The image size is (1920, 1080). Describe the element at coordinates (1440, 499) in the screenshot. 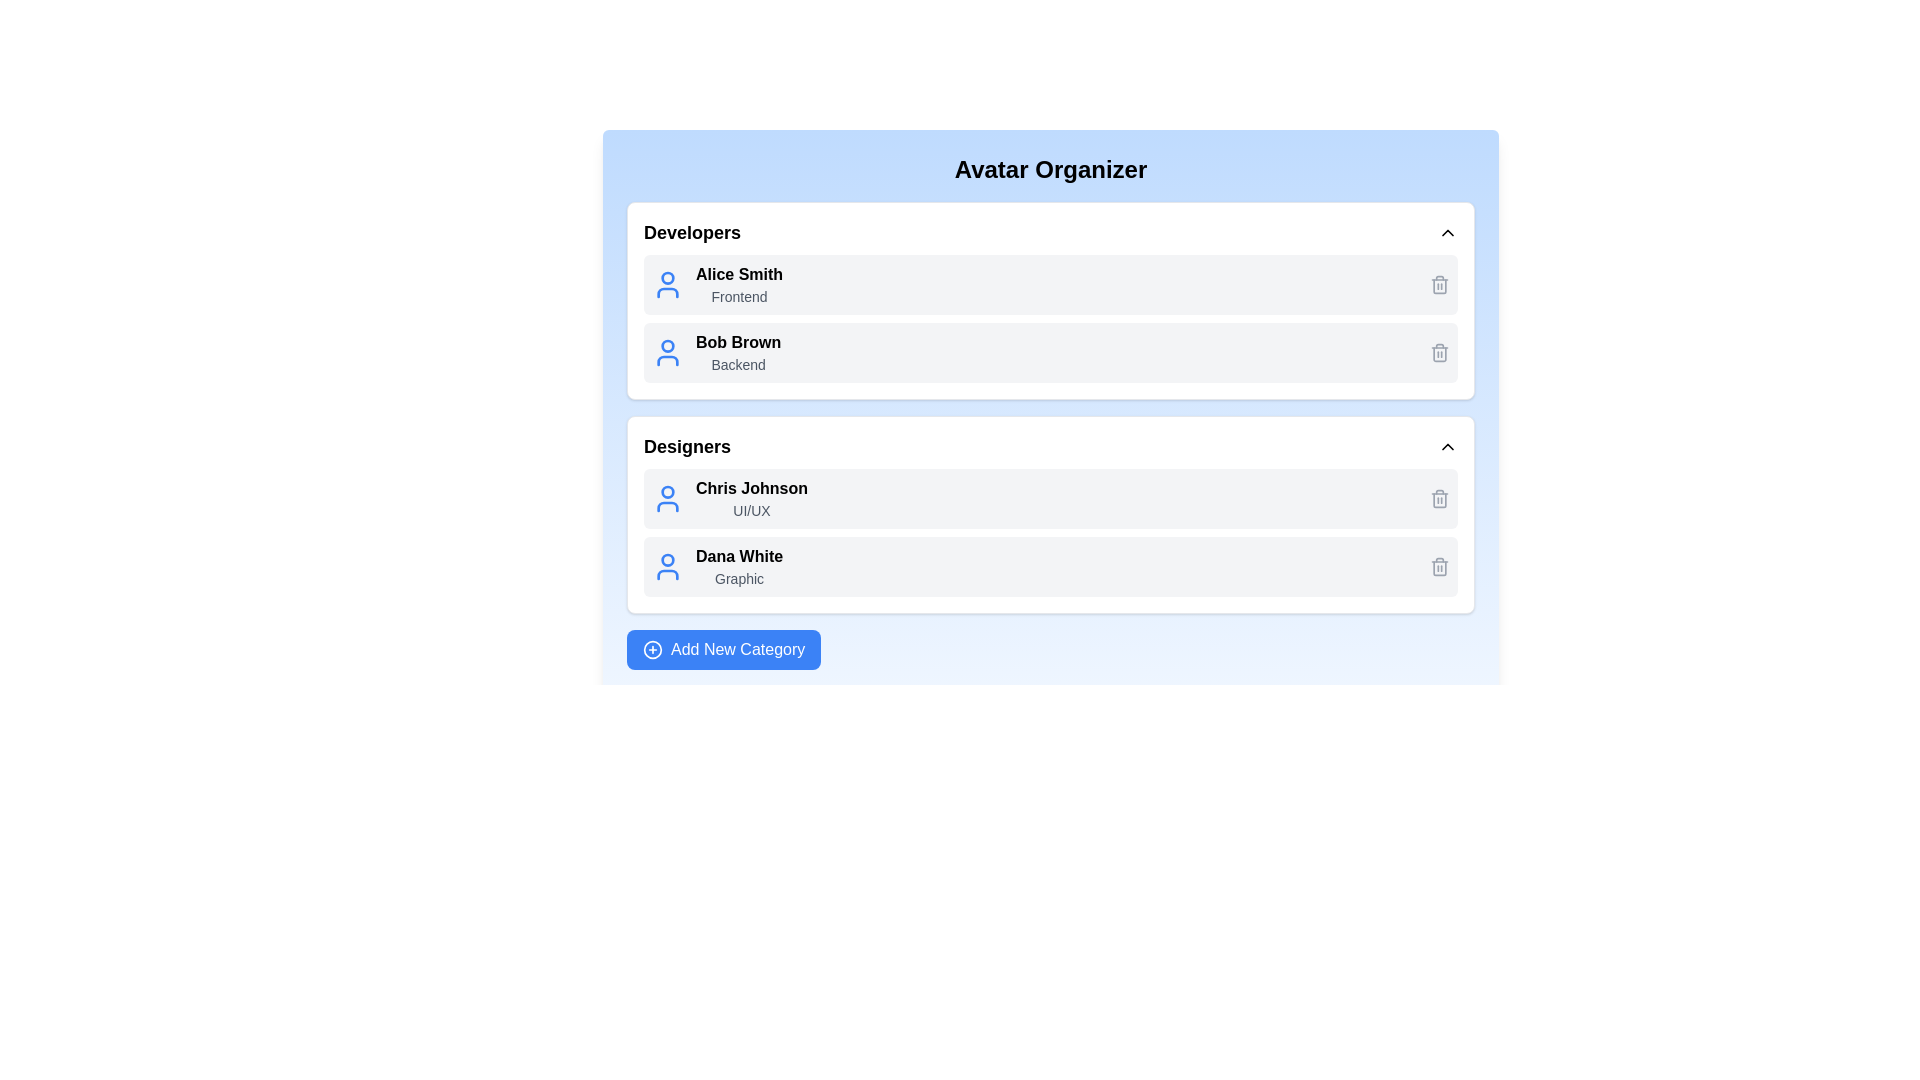

I see `the trash icon element associated with the entry 'Dana White' under the category 'Designers'` at that location.